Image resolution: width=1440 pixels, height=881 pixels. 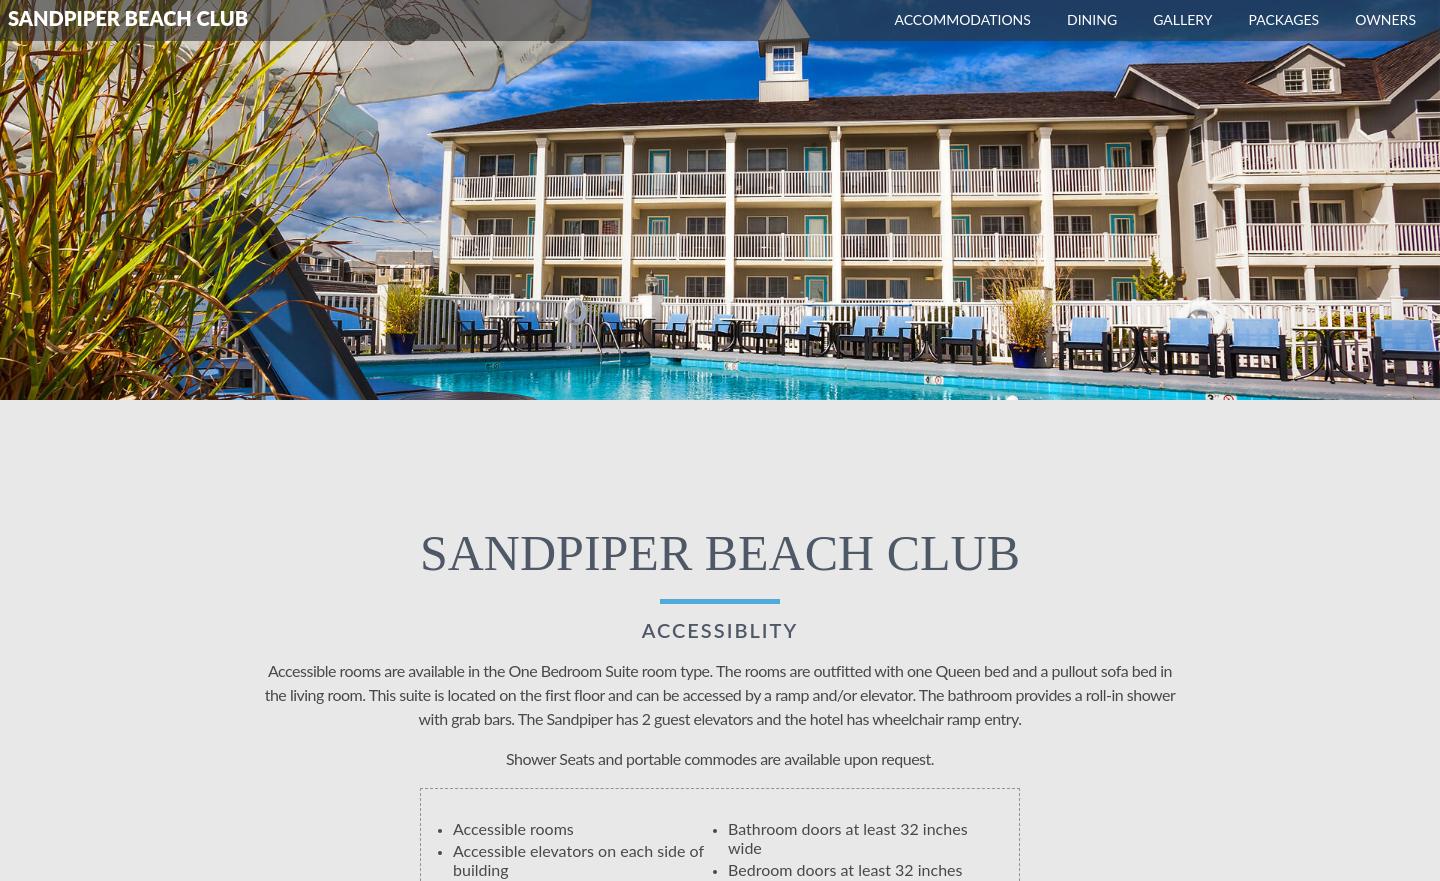 What do you see at coordinates (453, 861) in the screenshot?
I see `'Accessible elevators on each side of building'` at bounding box center [453, 861].